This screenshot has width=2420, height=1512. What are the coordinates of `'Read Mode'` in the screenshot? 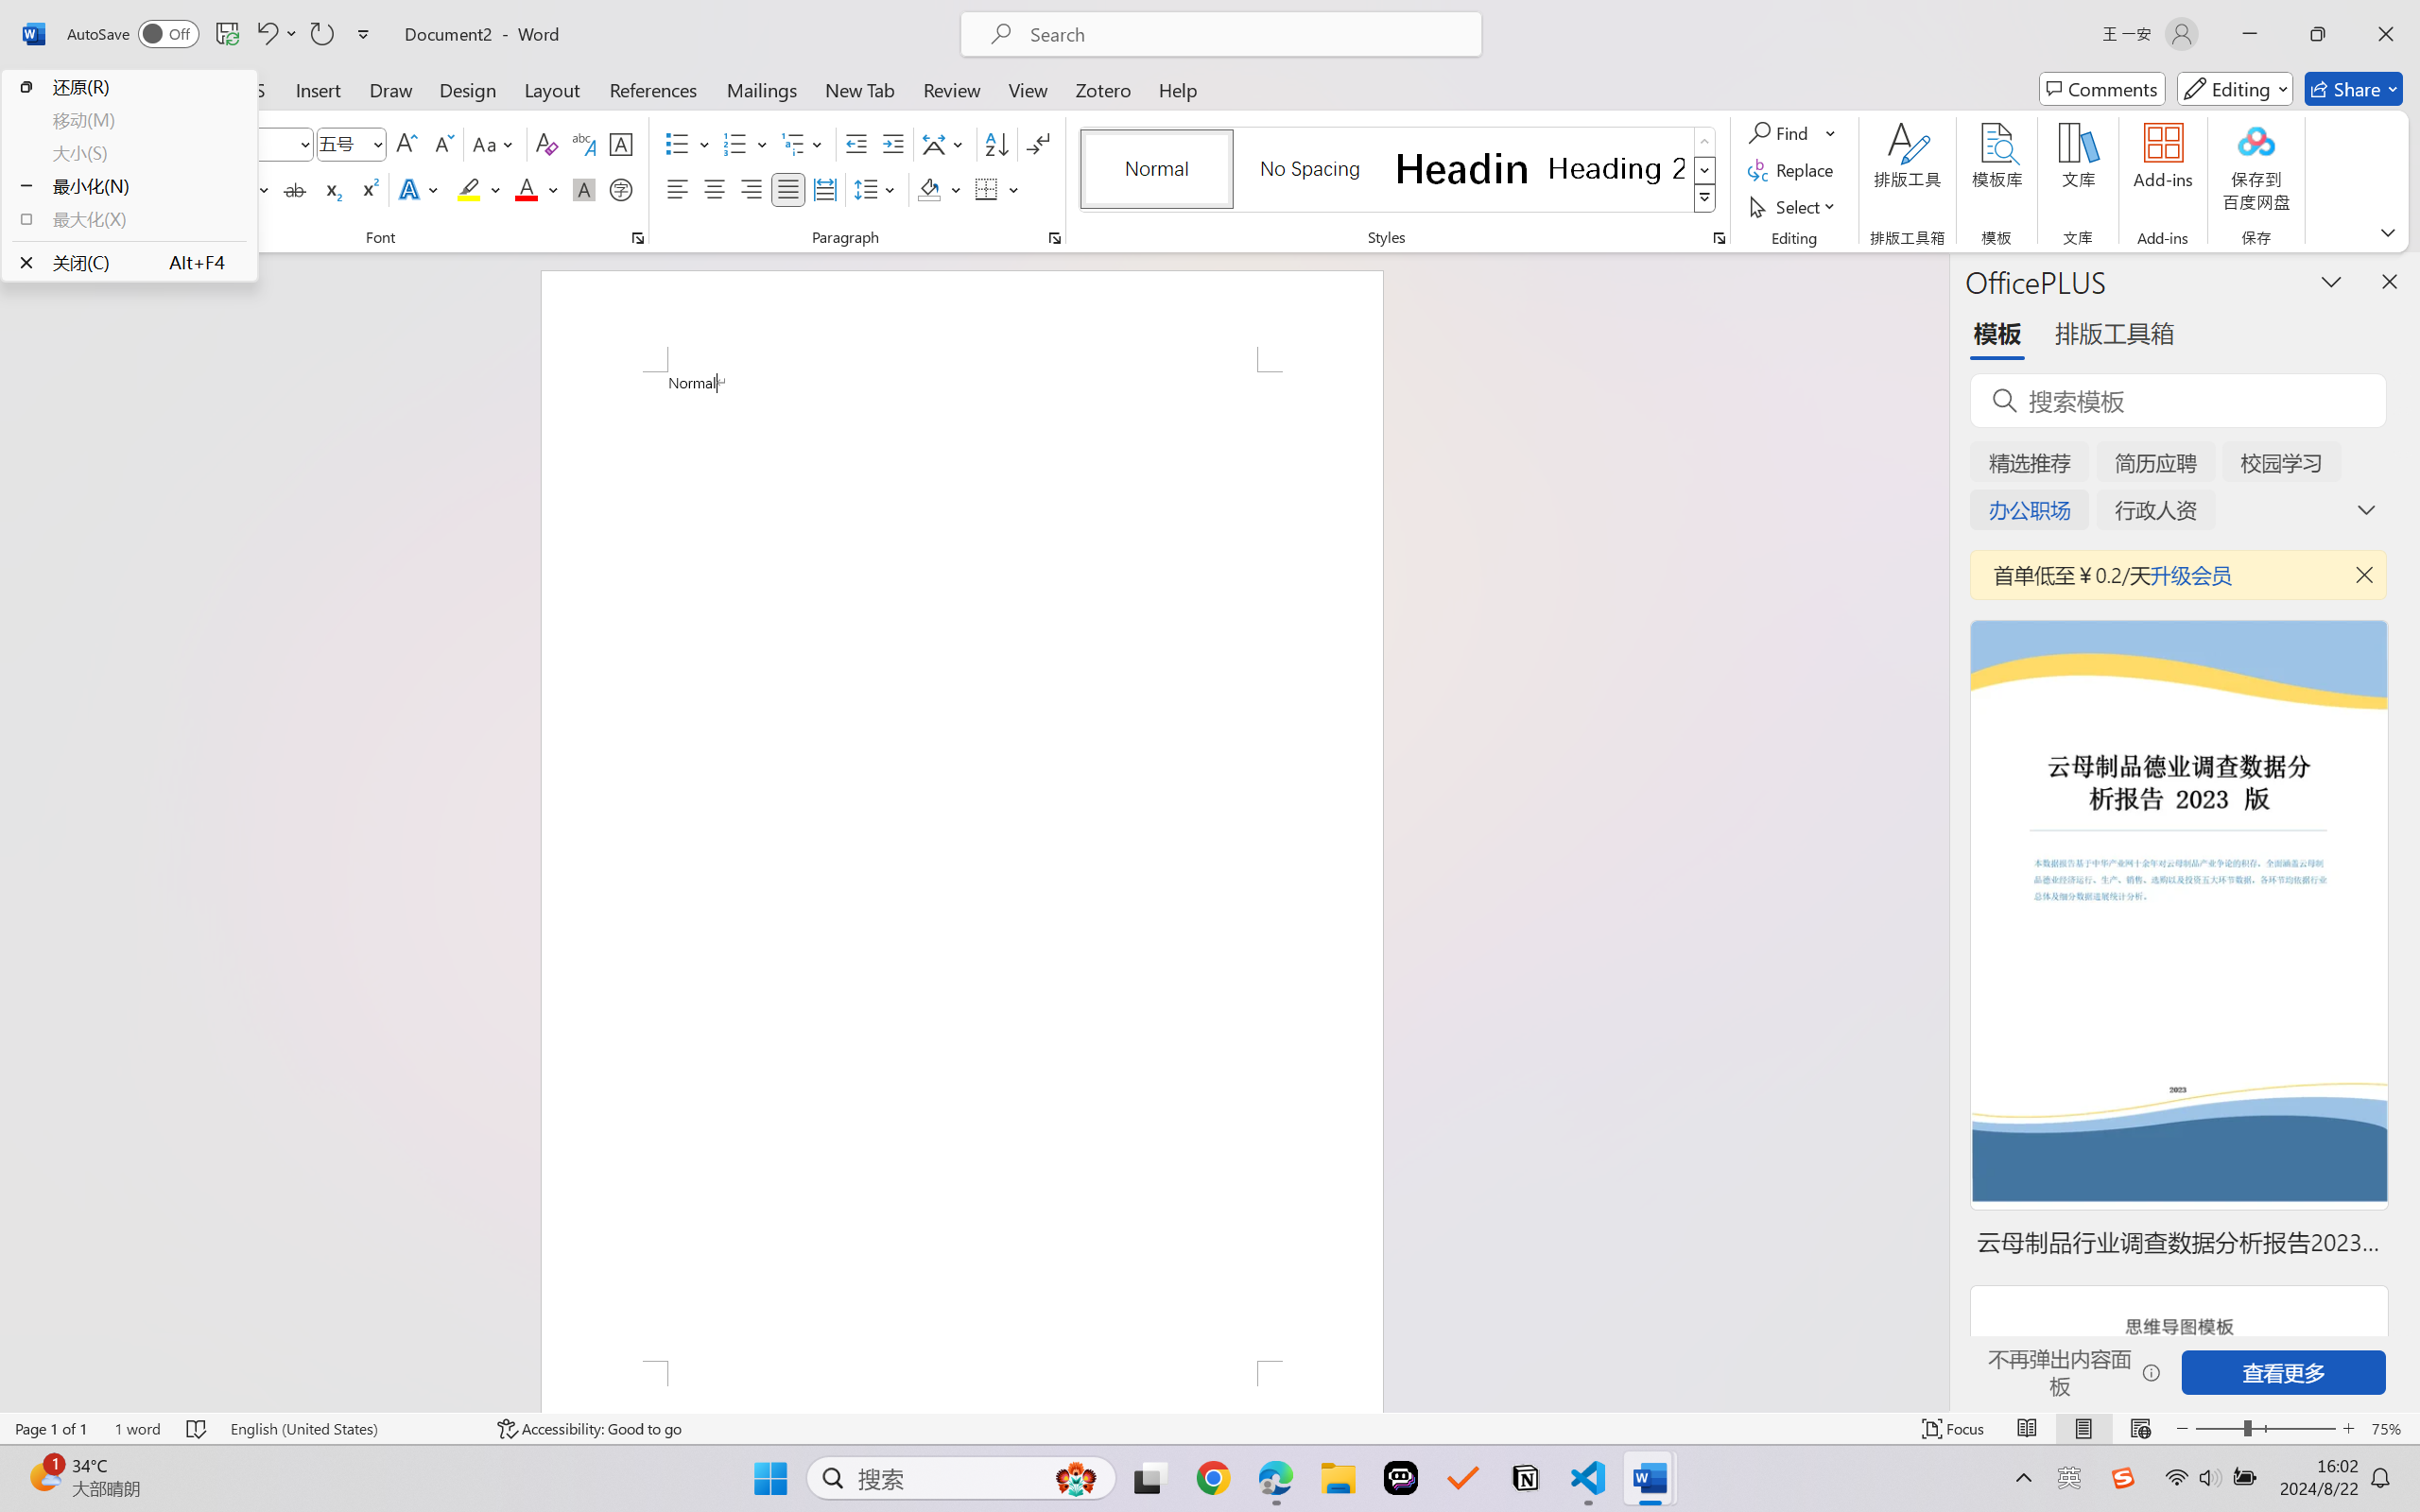 It's located at (2027, 1428).